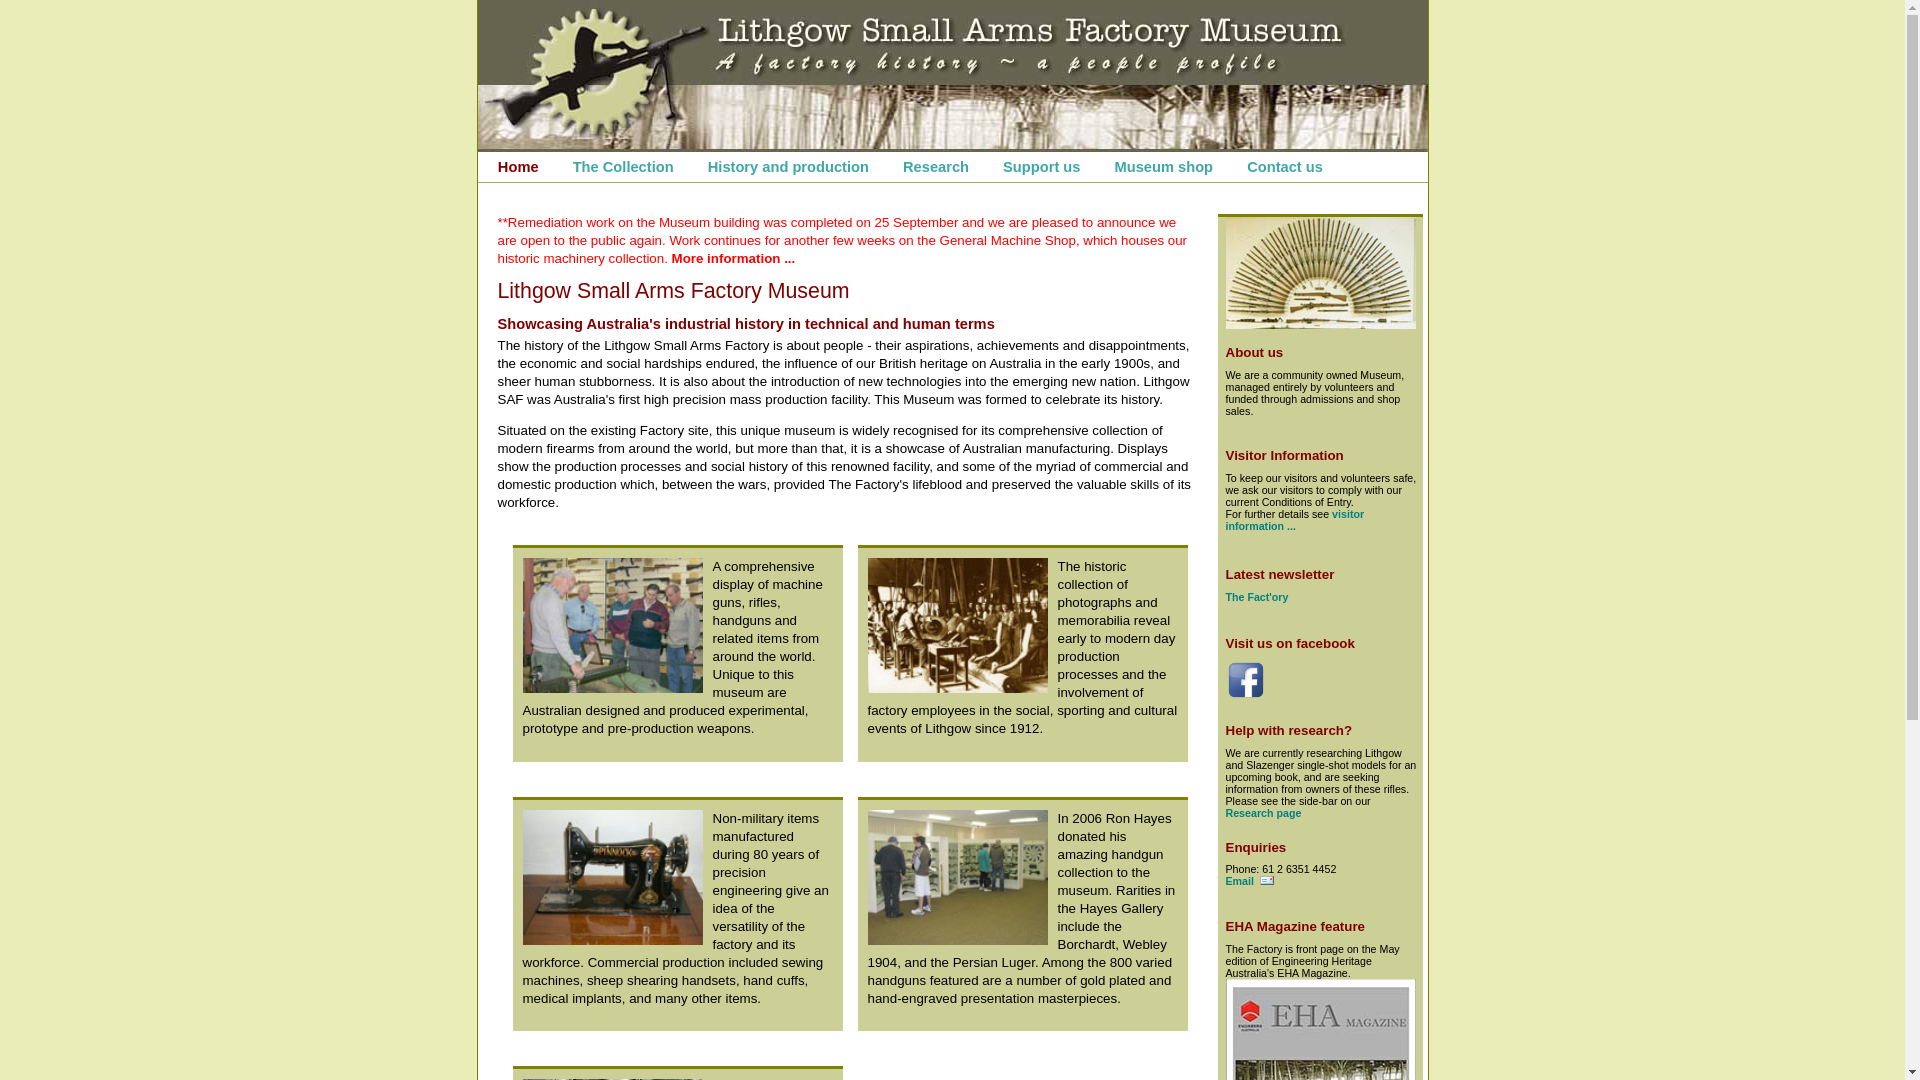 The height and width of the screenshot is (1080, 1920). What do you see at coordinates (1248, 879) in the screenshot?
I see `'Email'` at bounding box center [1248, 879].